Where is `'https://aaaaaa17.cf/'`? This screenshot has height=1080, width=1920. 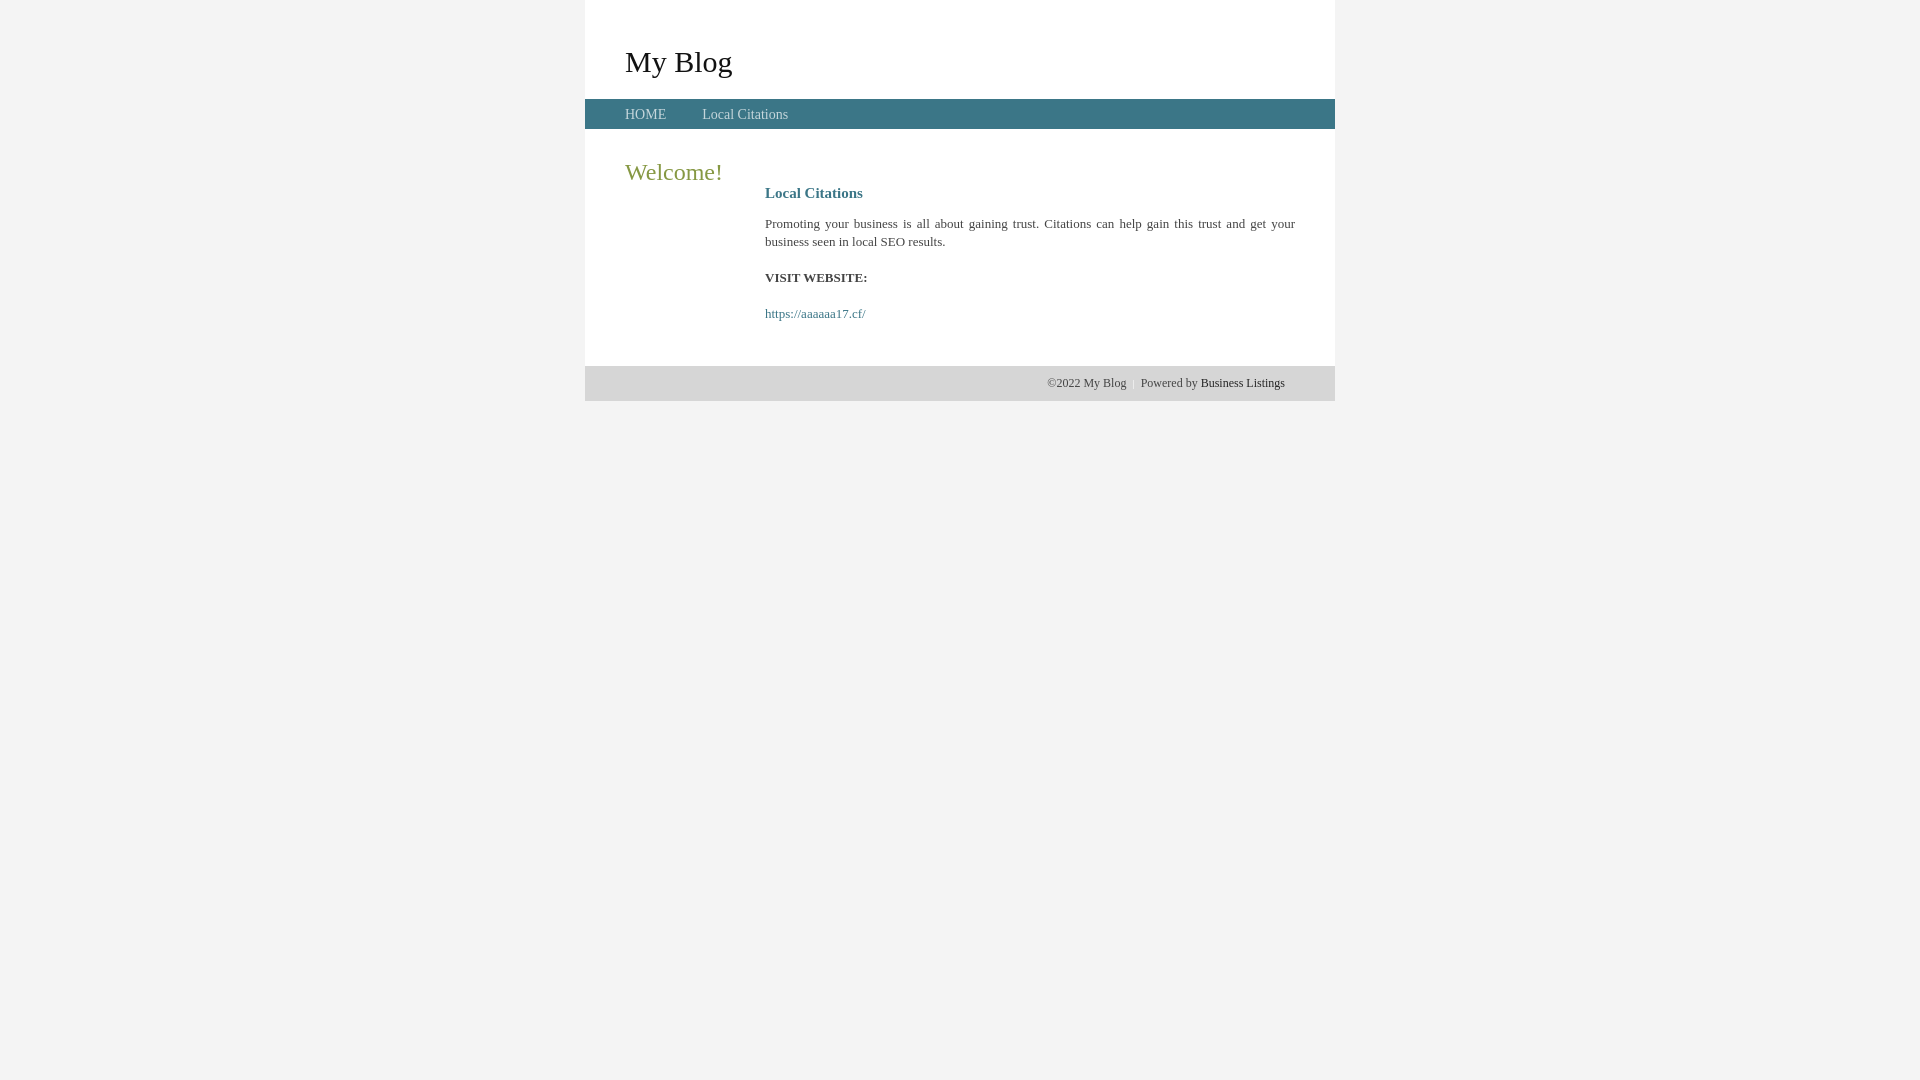
'https://aaaaaa17.cf/' is located at coordinates (763, 313).